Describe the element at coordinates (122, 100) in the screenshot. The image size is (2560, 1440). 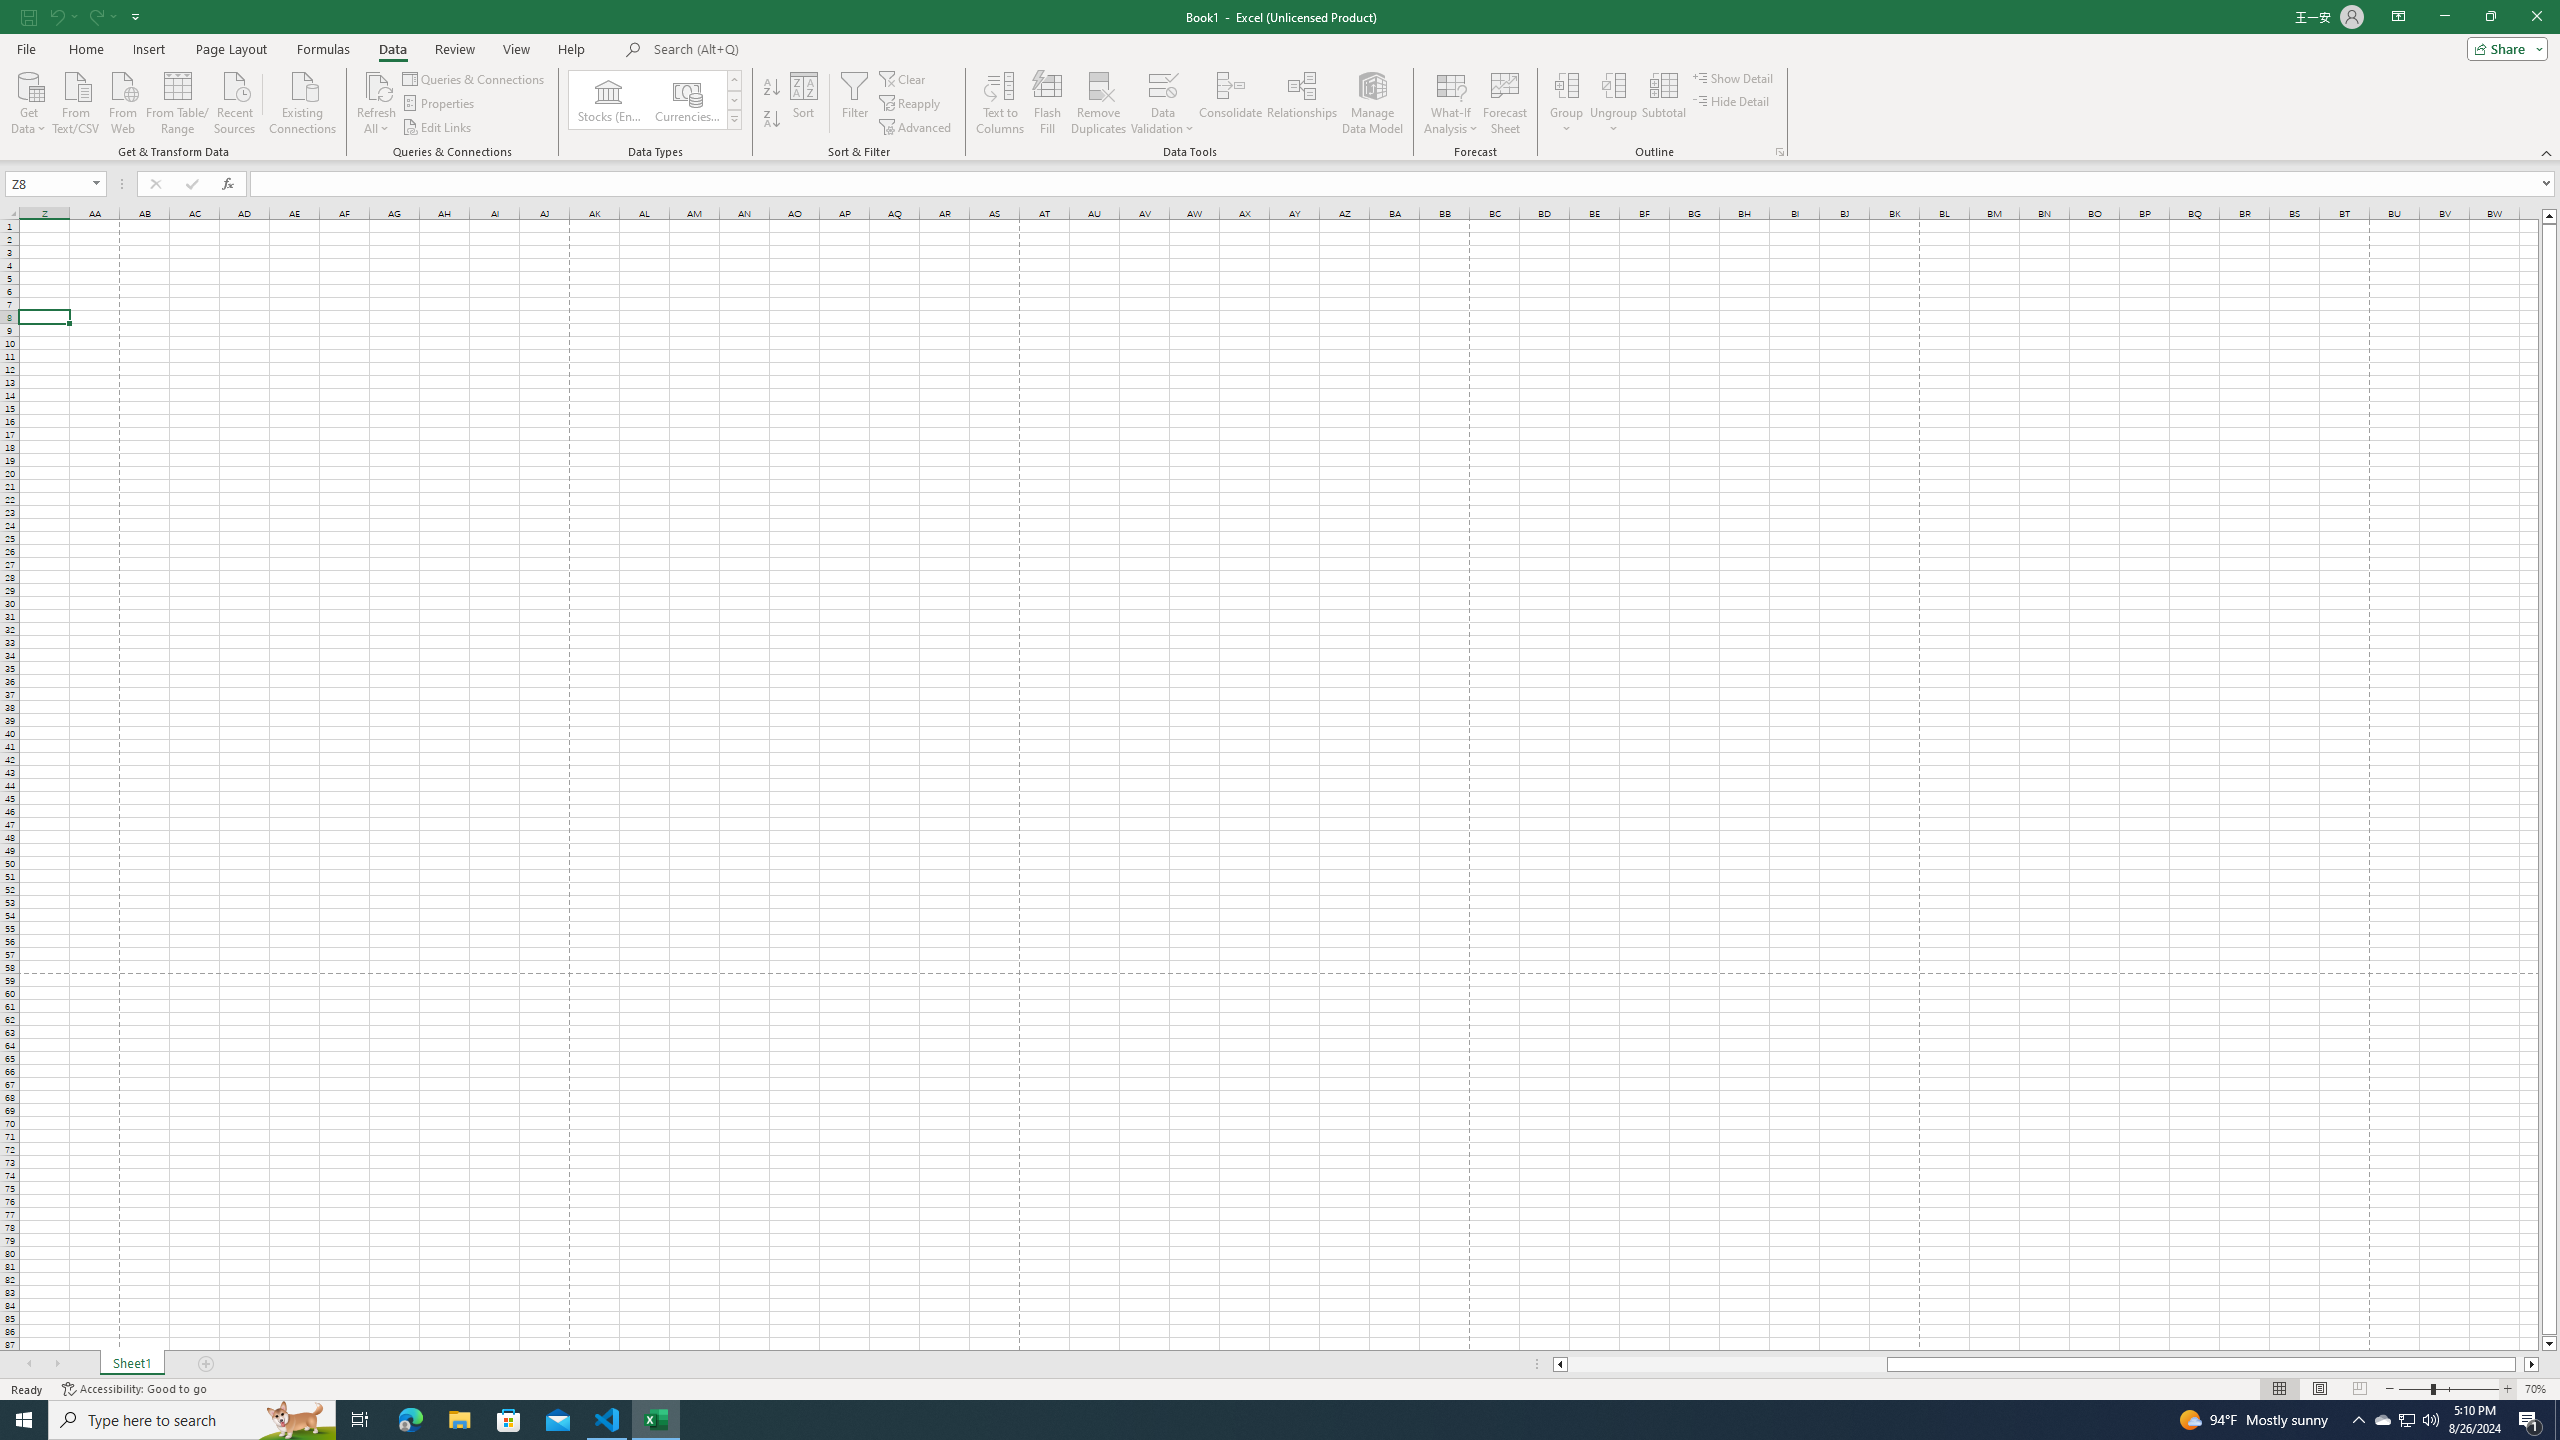
I see `'From Web'` at that location.